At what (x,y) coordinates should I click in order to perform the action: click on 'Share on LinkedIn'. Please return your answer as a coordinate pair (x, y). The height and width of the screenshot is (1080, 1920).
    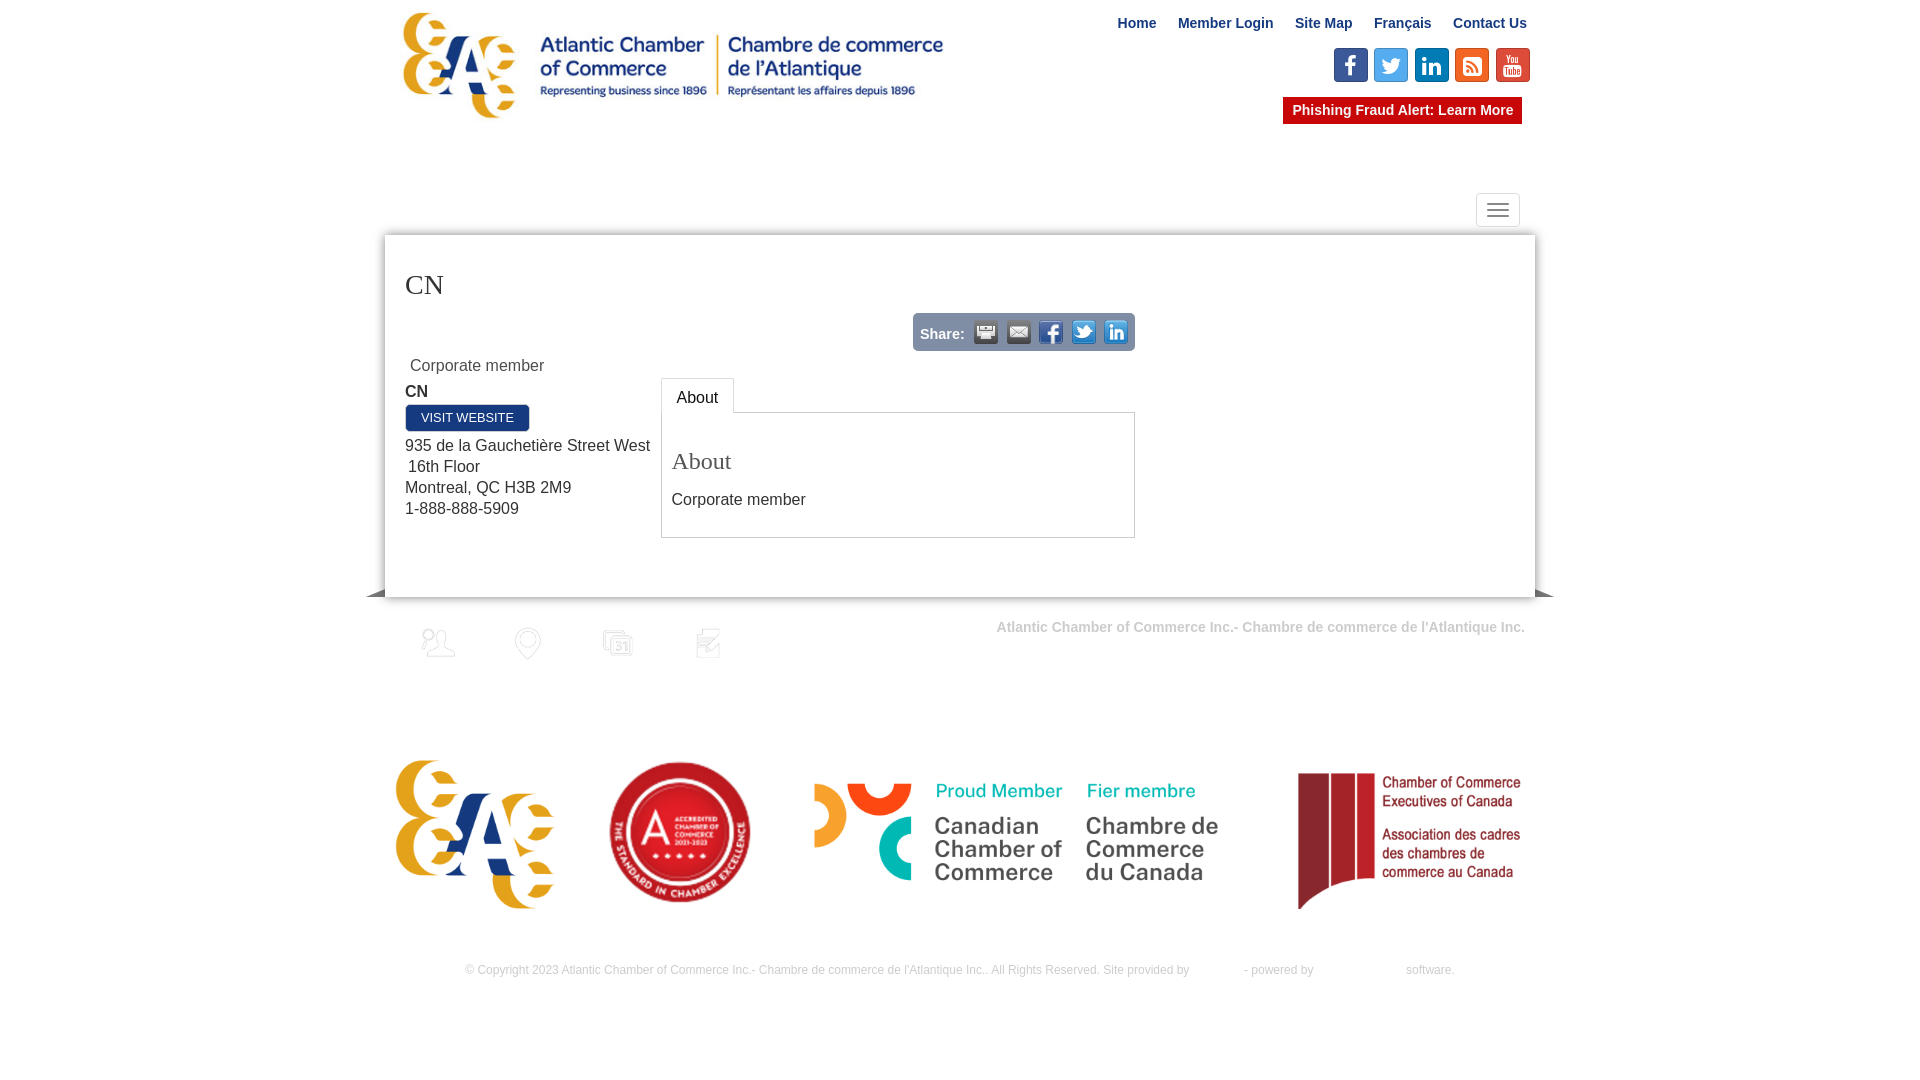
    Looking at the image, I should click on (1115, 330).